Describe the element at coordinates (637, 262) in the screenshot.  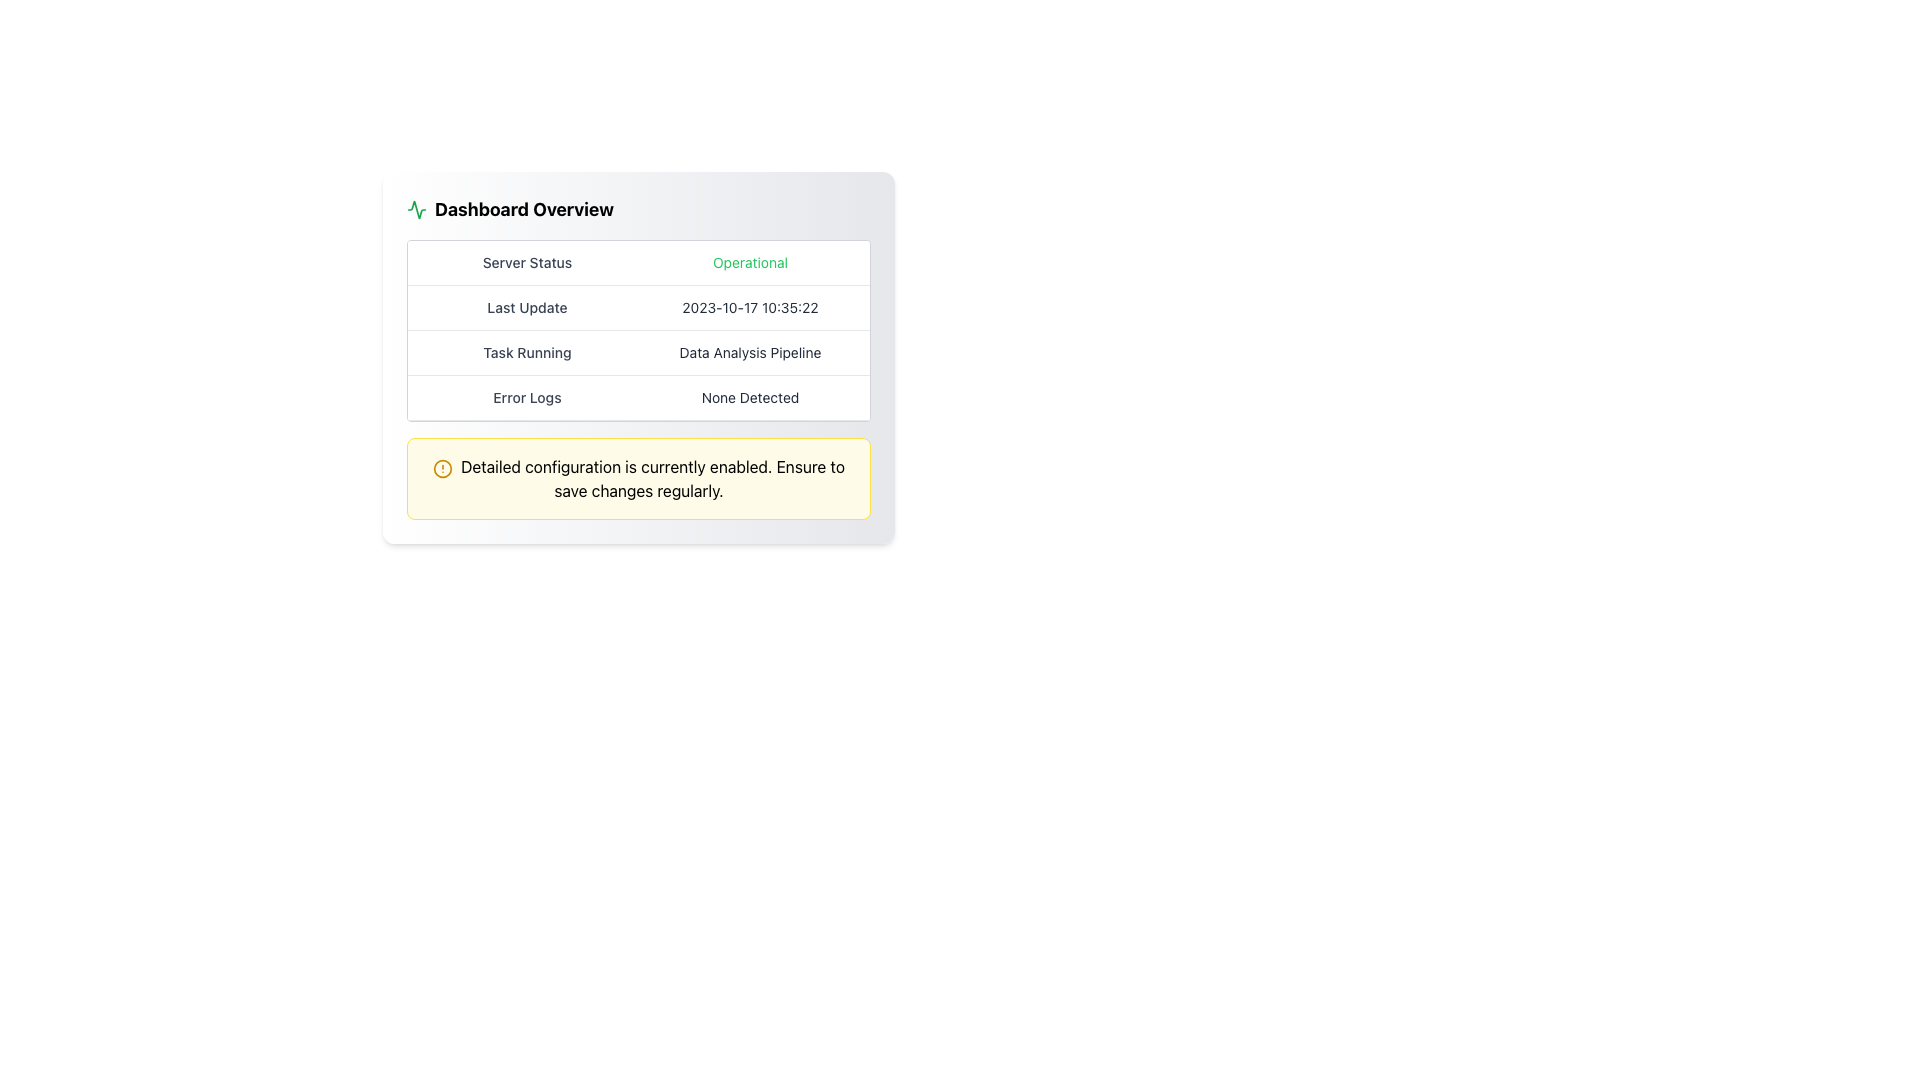
I see `the 'Server Status' Information Display Row, which shows the status message 'Operational' in green font, positioned at the top of the server information section` at that location.